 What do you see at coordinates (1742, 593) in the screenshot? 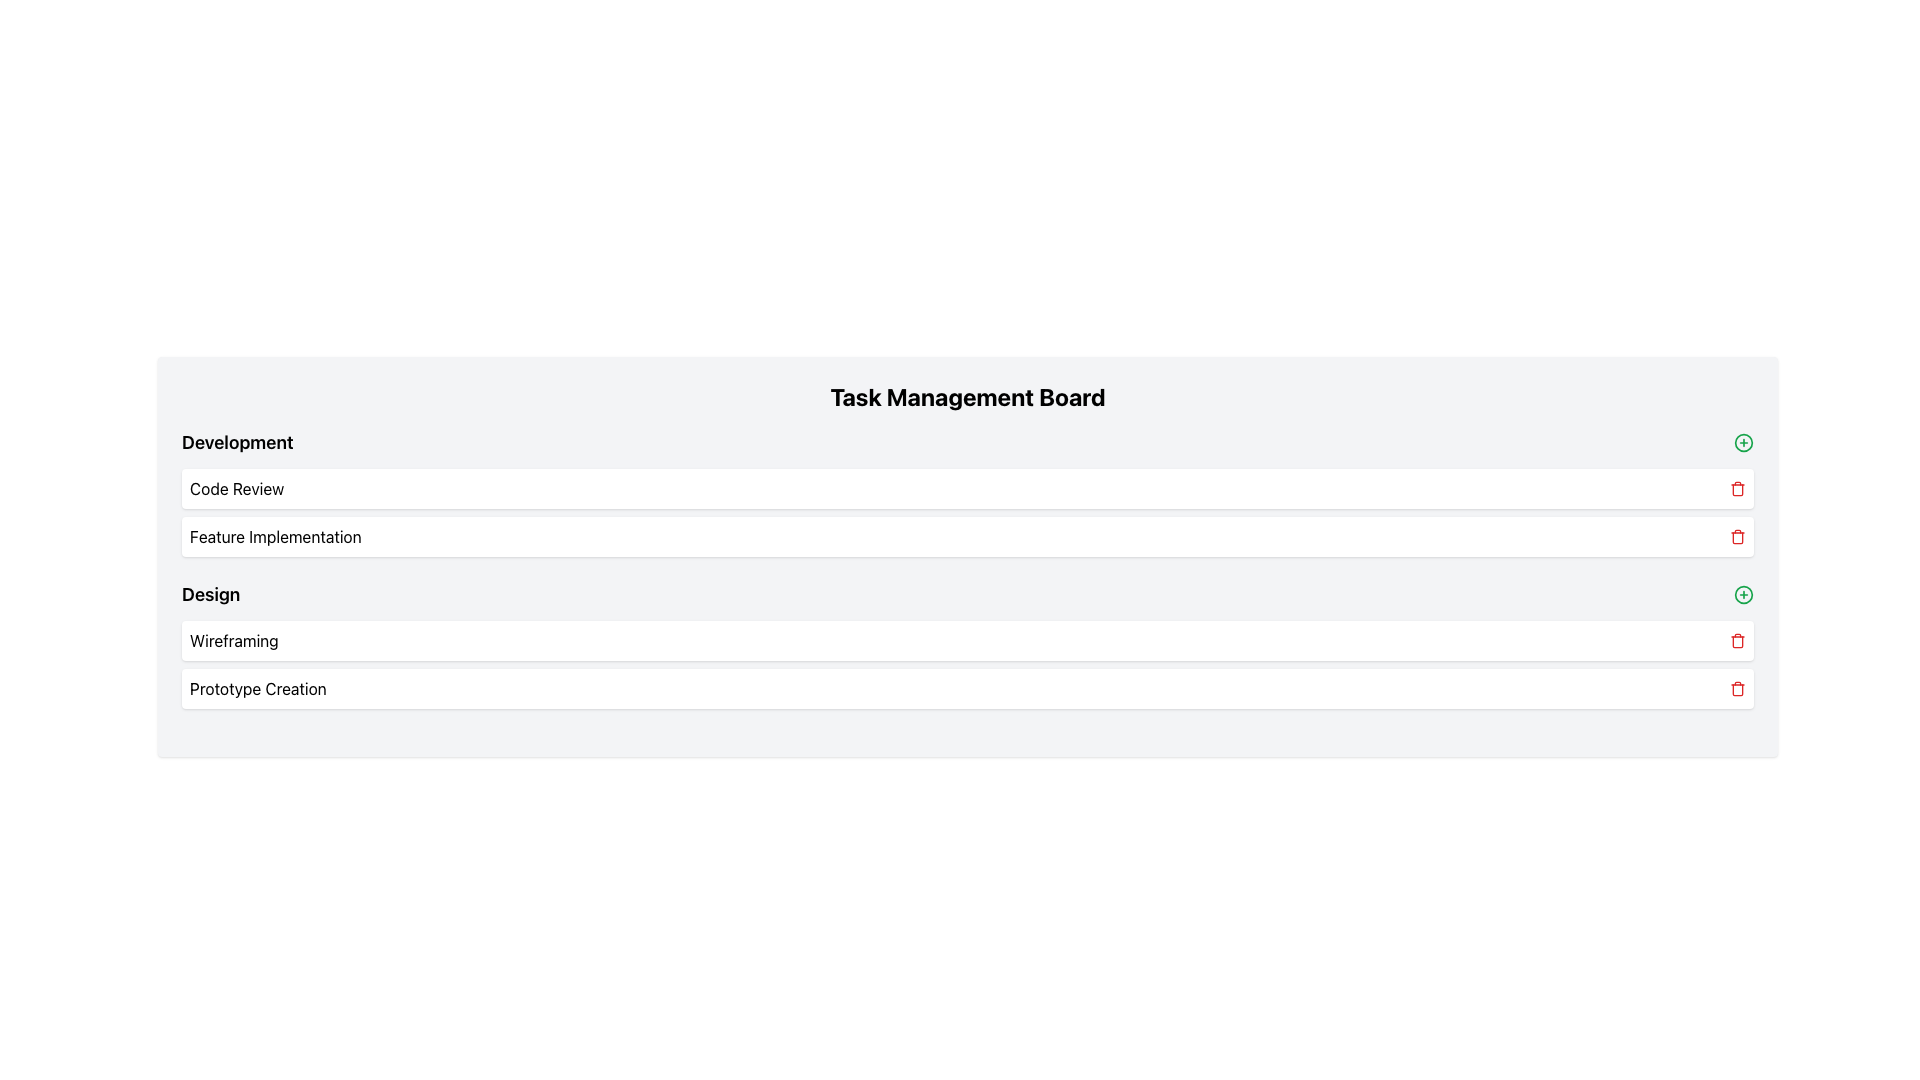
I see `the interactive button located to the right of the last item in the 'Design' section, titled 'Prototype Creation'` at bounding box center [1742, 593].